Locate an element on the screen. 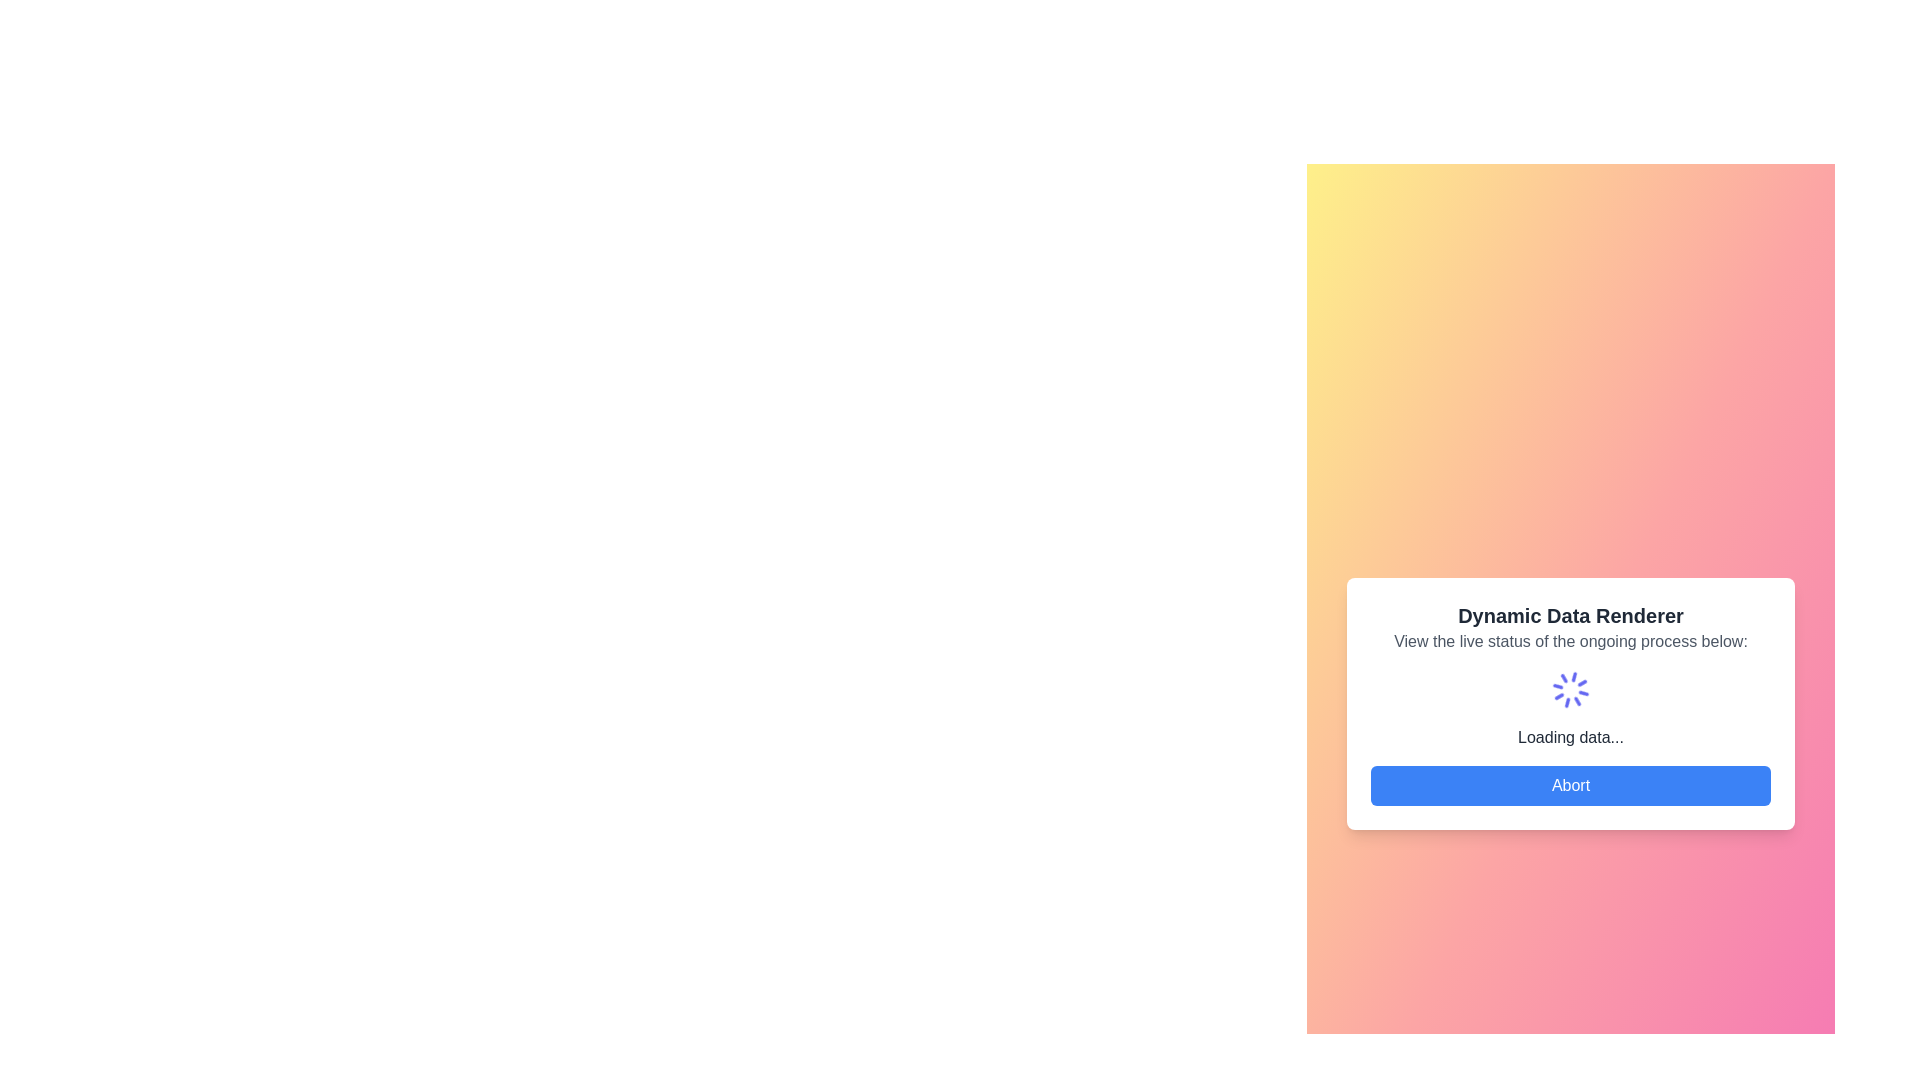 The image size is (1920, 1080). the Loader Icon located within the 'Dynamic Data Renderer' modal dialog, positioned below the main subtitle and above the 'Loading data...' text is located at coordinates (1569, 689).